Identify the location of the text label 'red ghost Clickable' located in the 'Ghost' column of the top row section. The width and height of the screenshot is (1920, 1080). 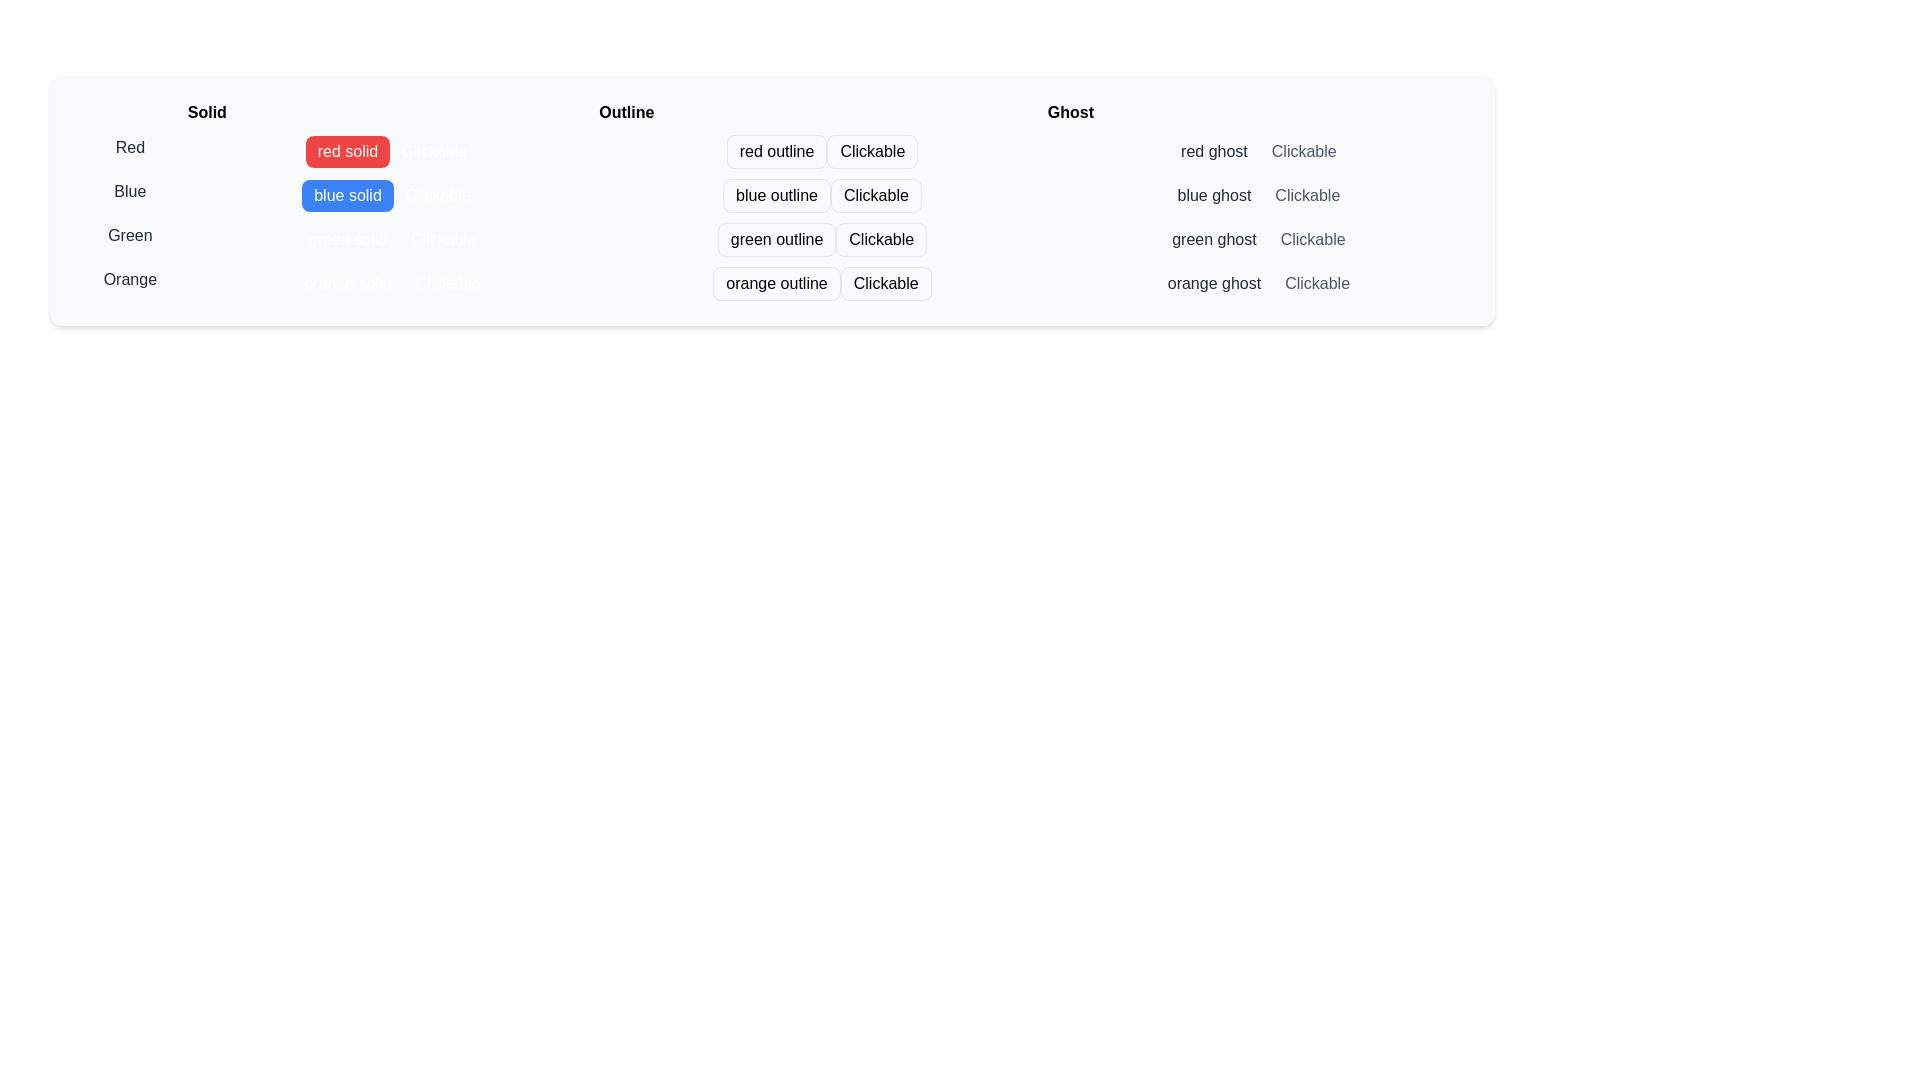
(1257, 146).